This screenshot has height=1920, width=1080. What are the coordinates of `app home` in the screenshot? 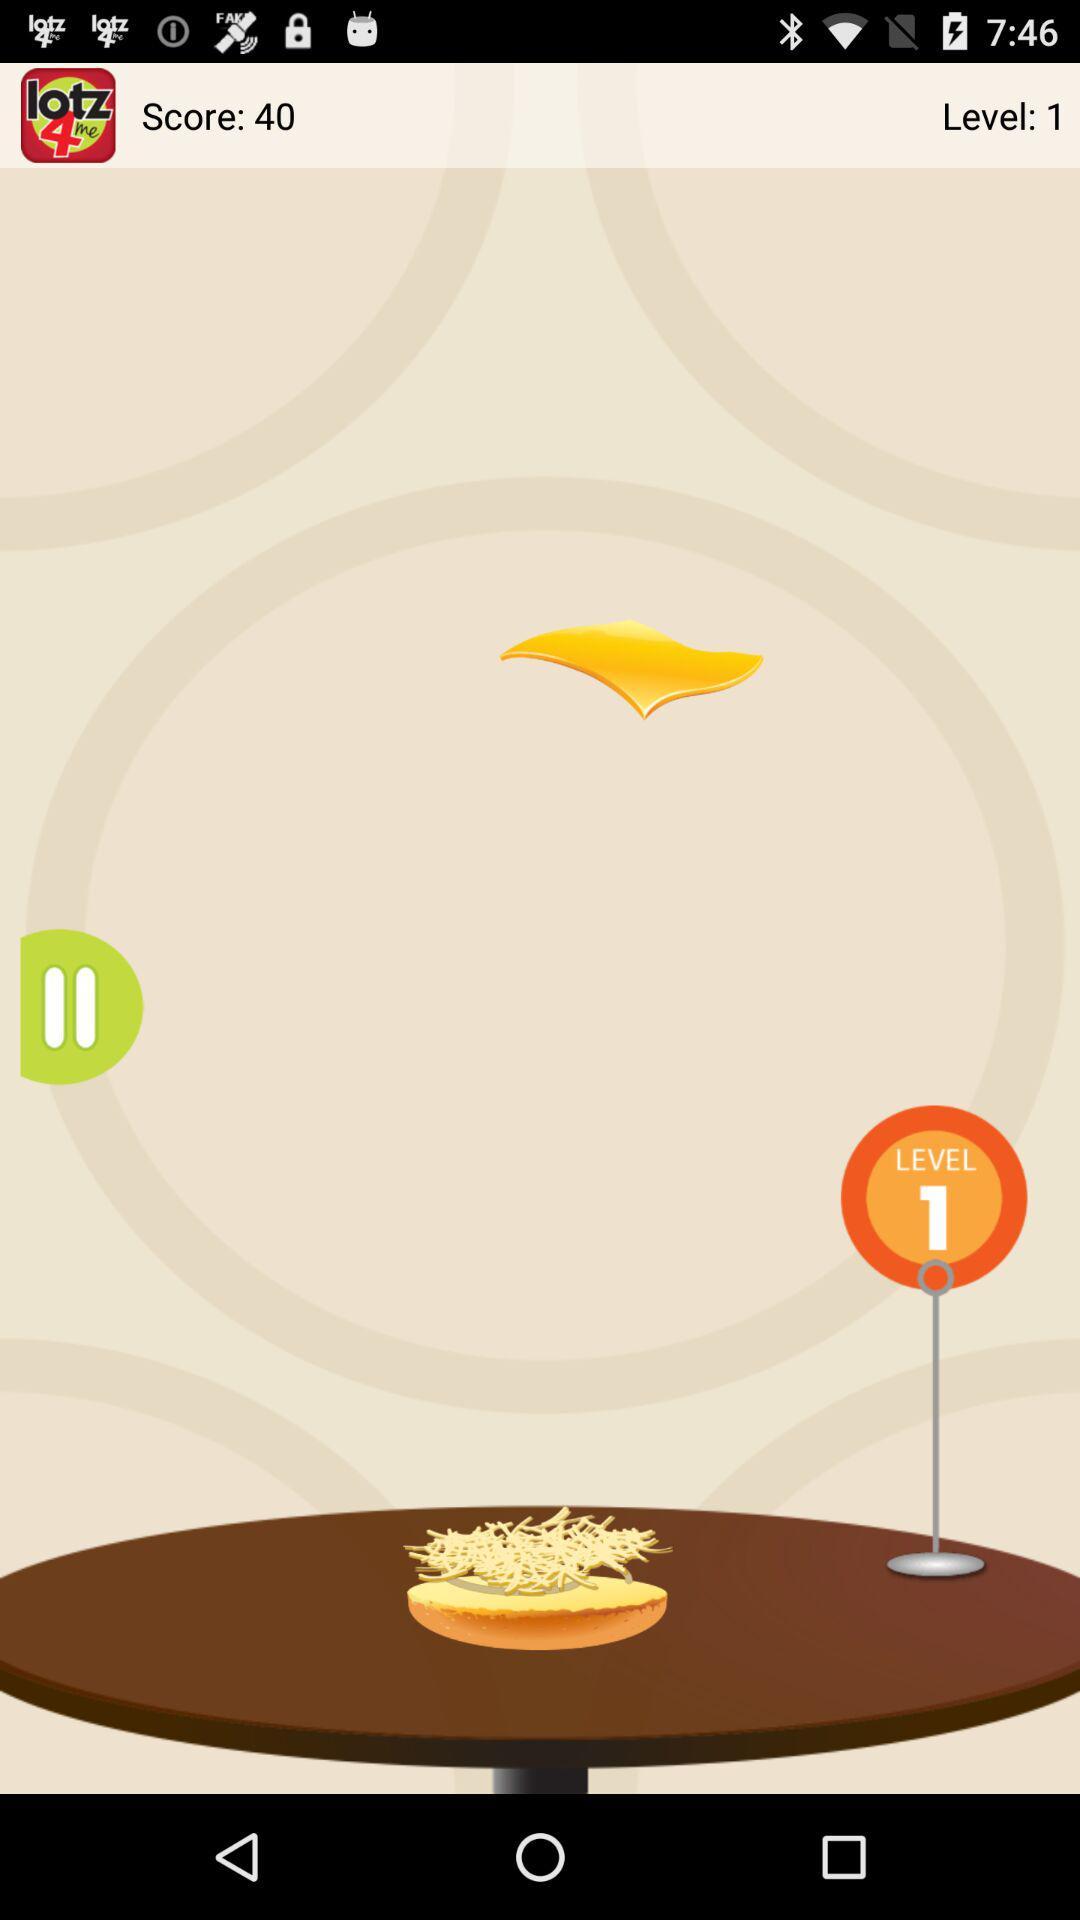 It's located at (67, 114).